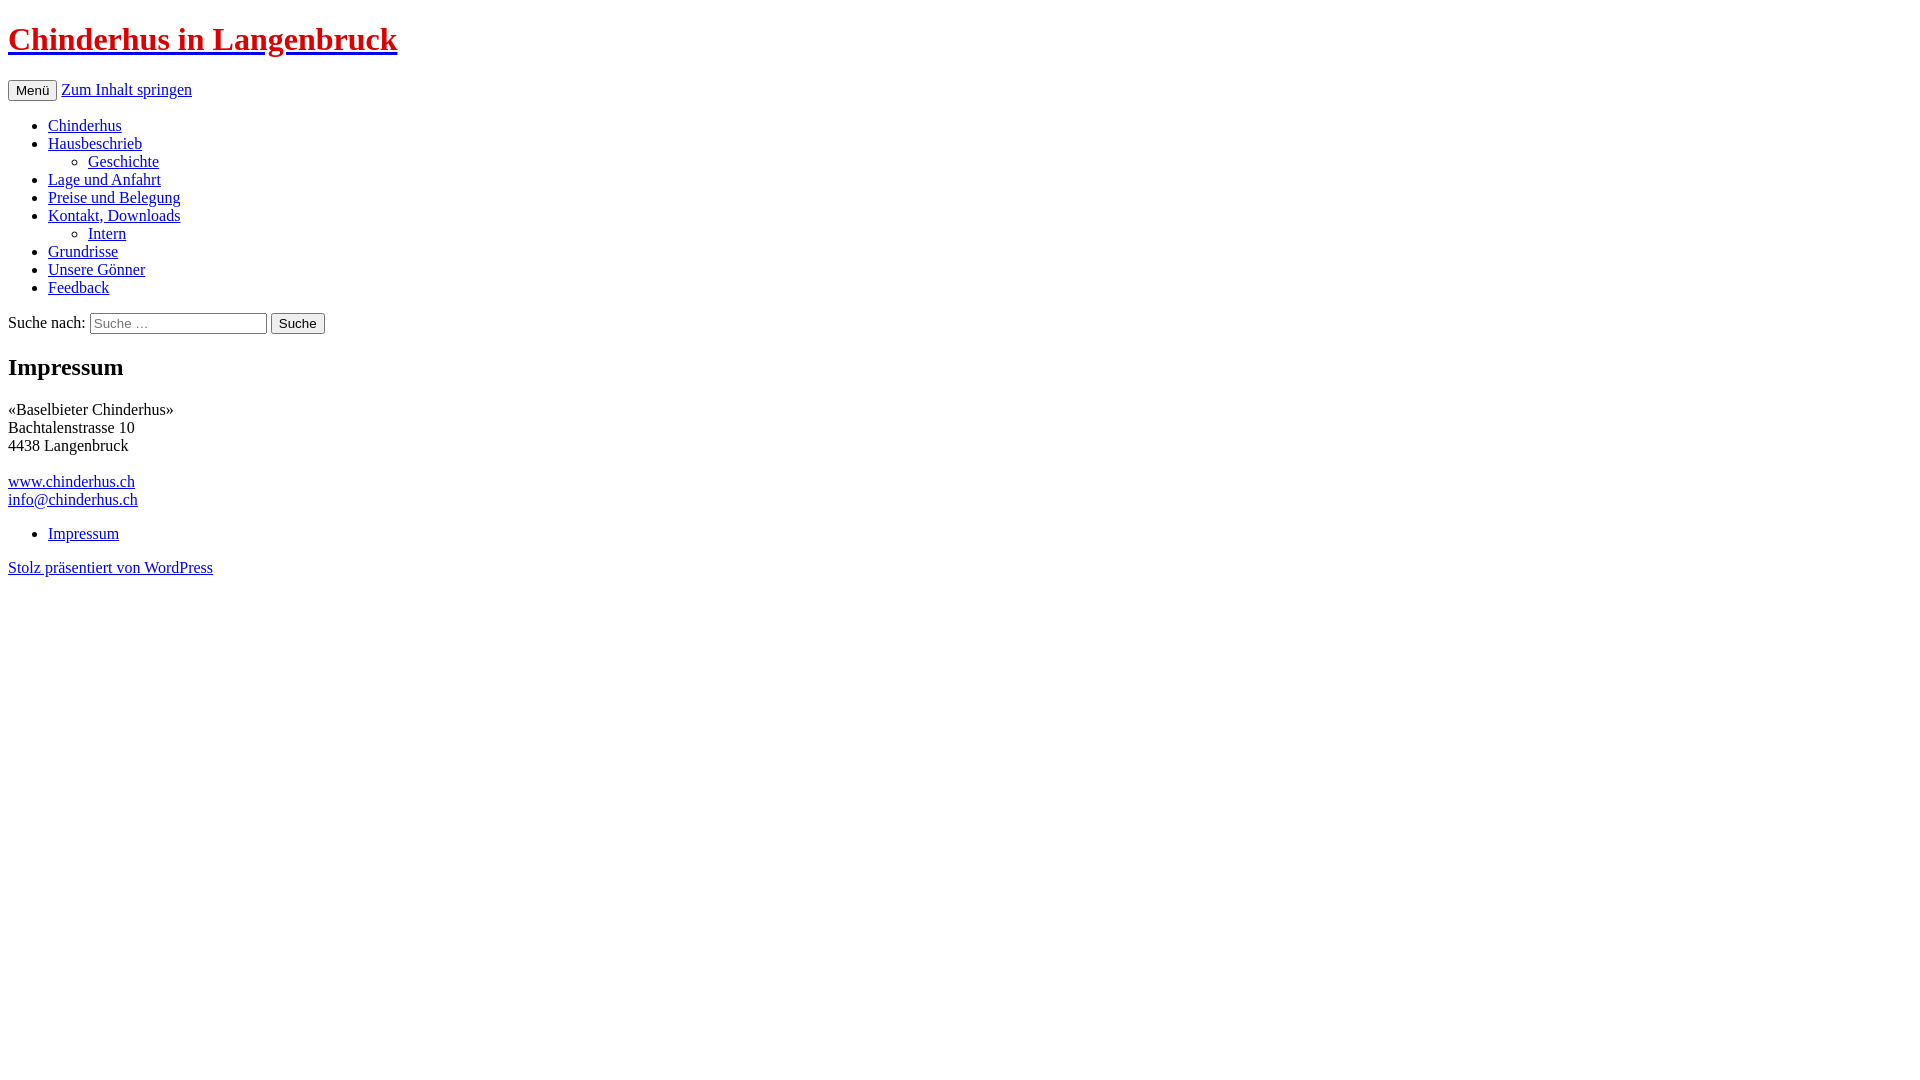  What do you see at coordinates (84, 125) in the screenshot?
I see `'Chinderhus'` at bounding box center [84, 125].